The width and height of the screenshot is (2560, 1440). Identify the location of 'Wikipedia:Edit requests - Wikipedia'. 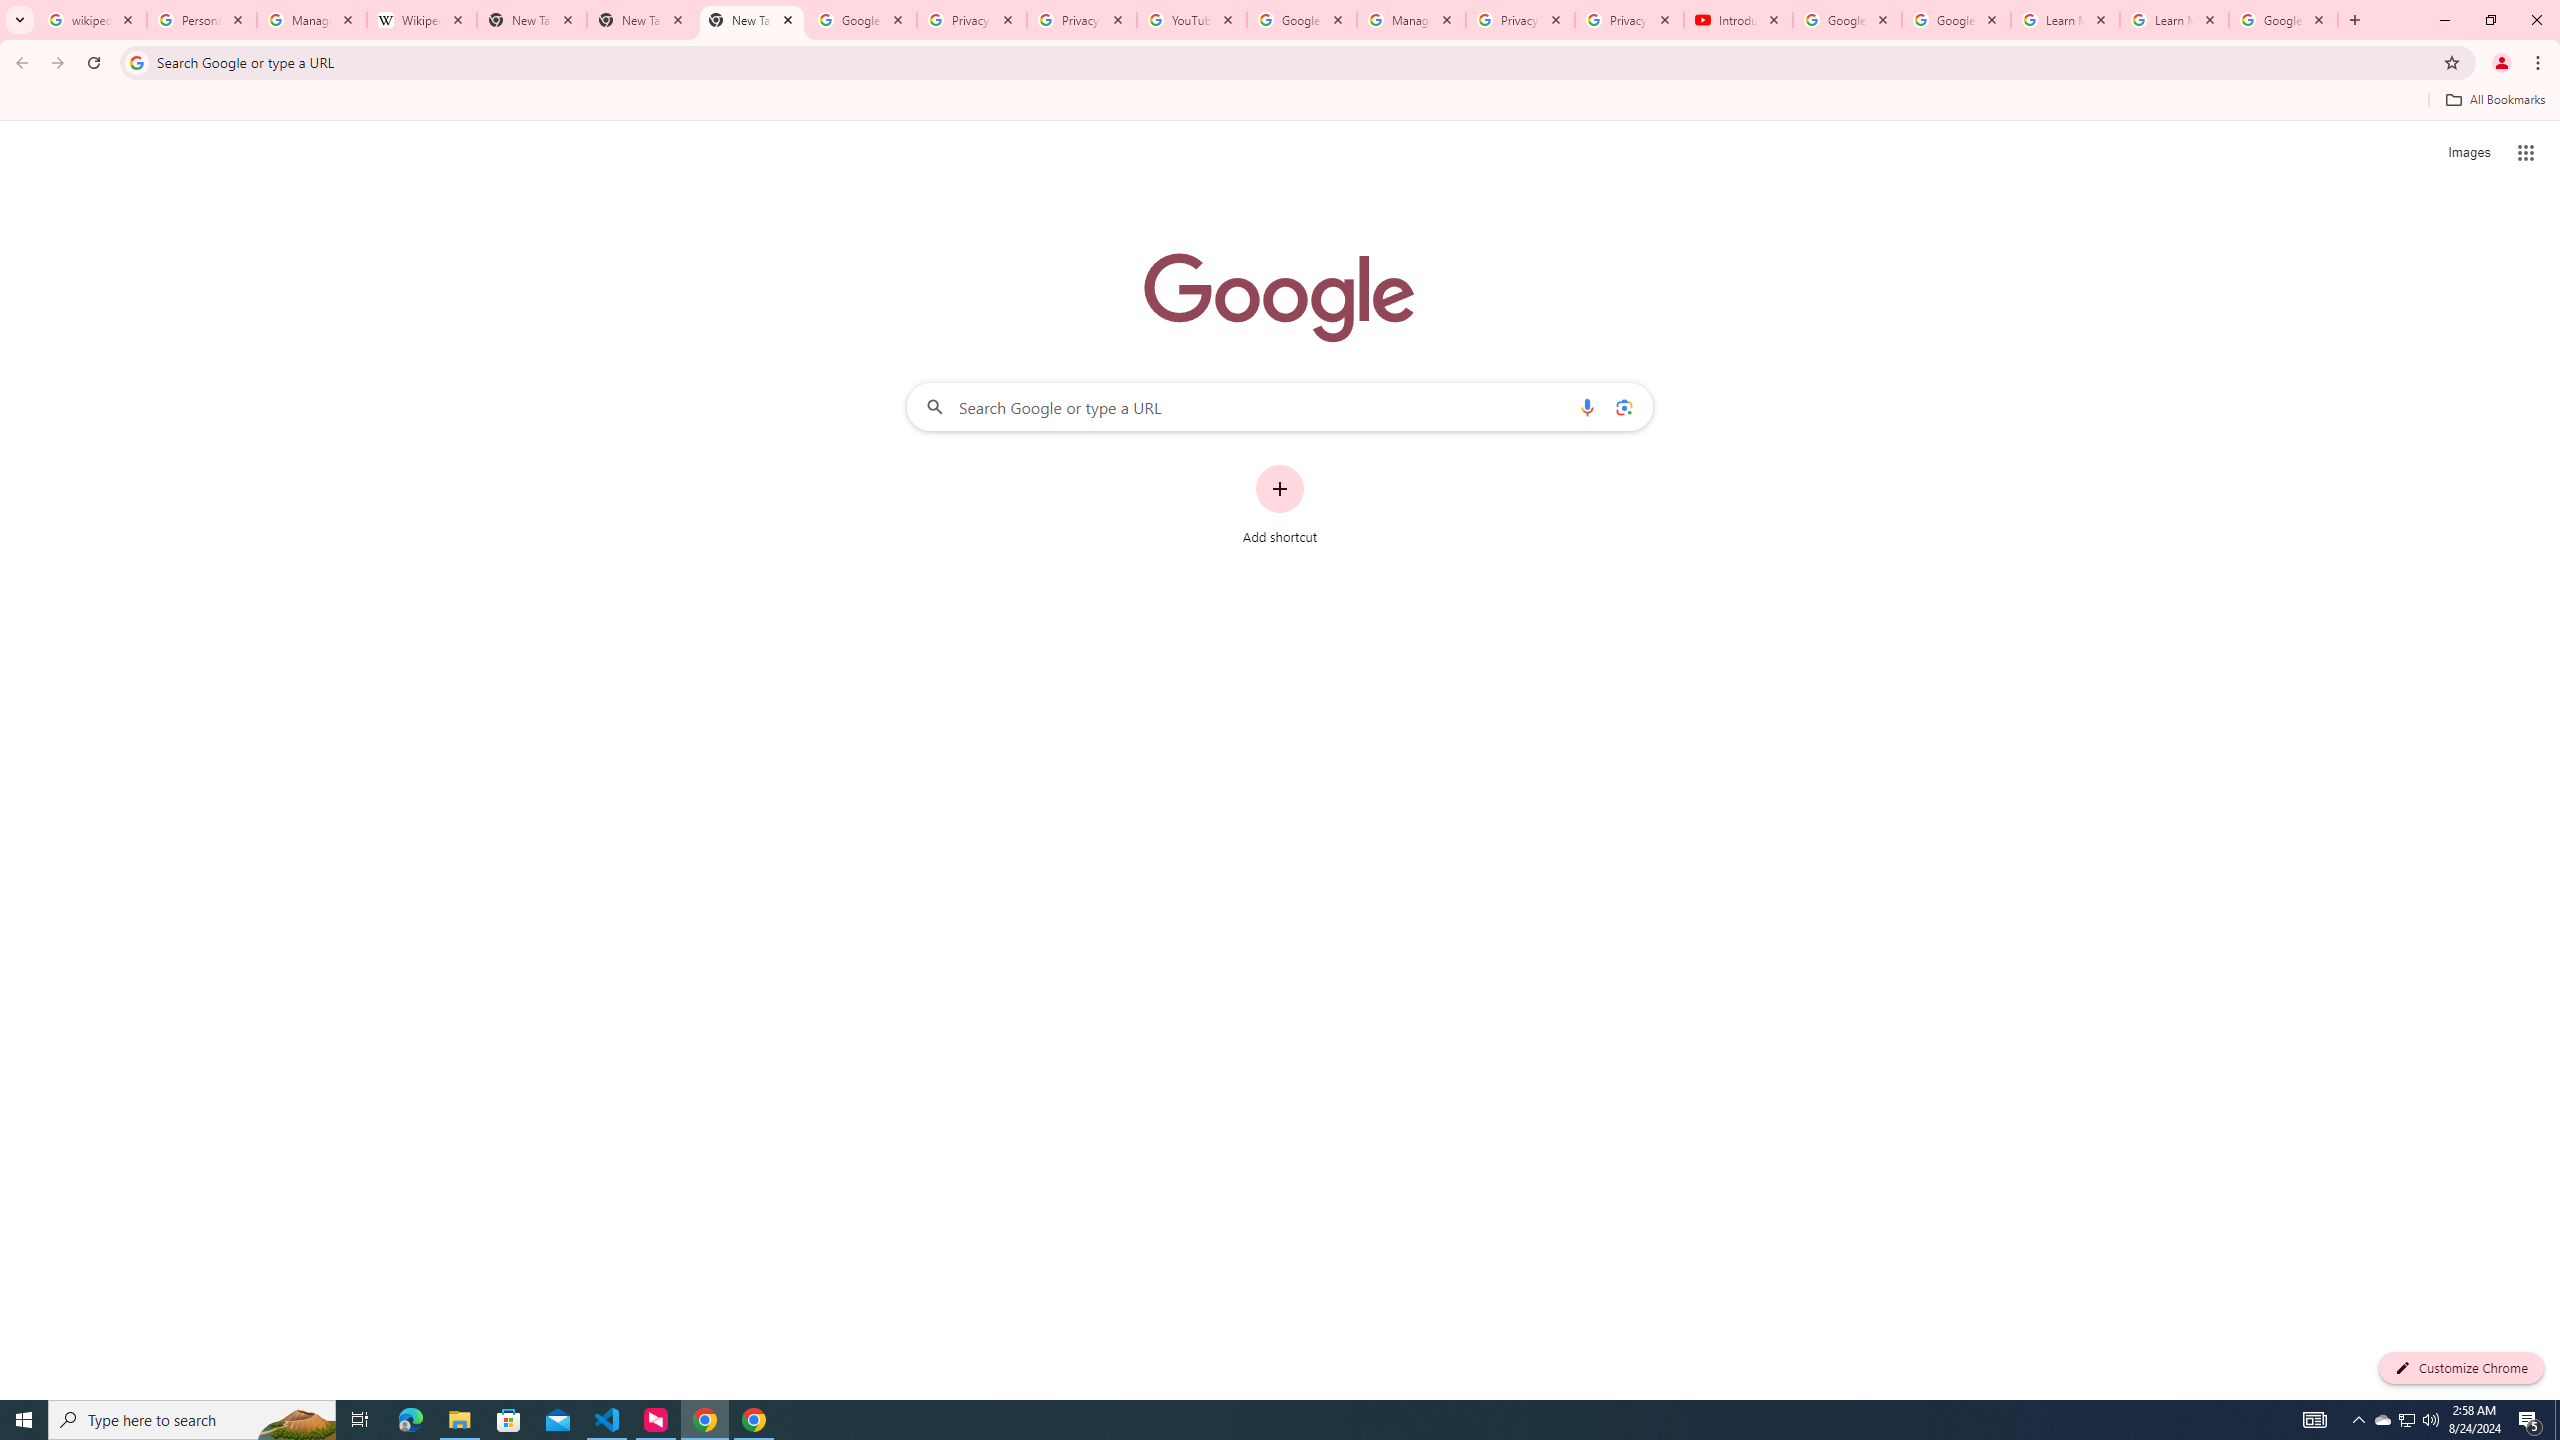
(421, 19).